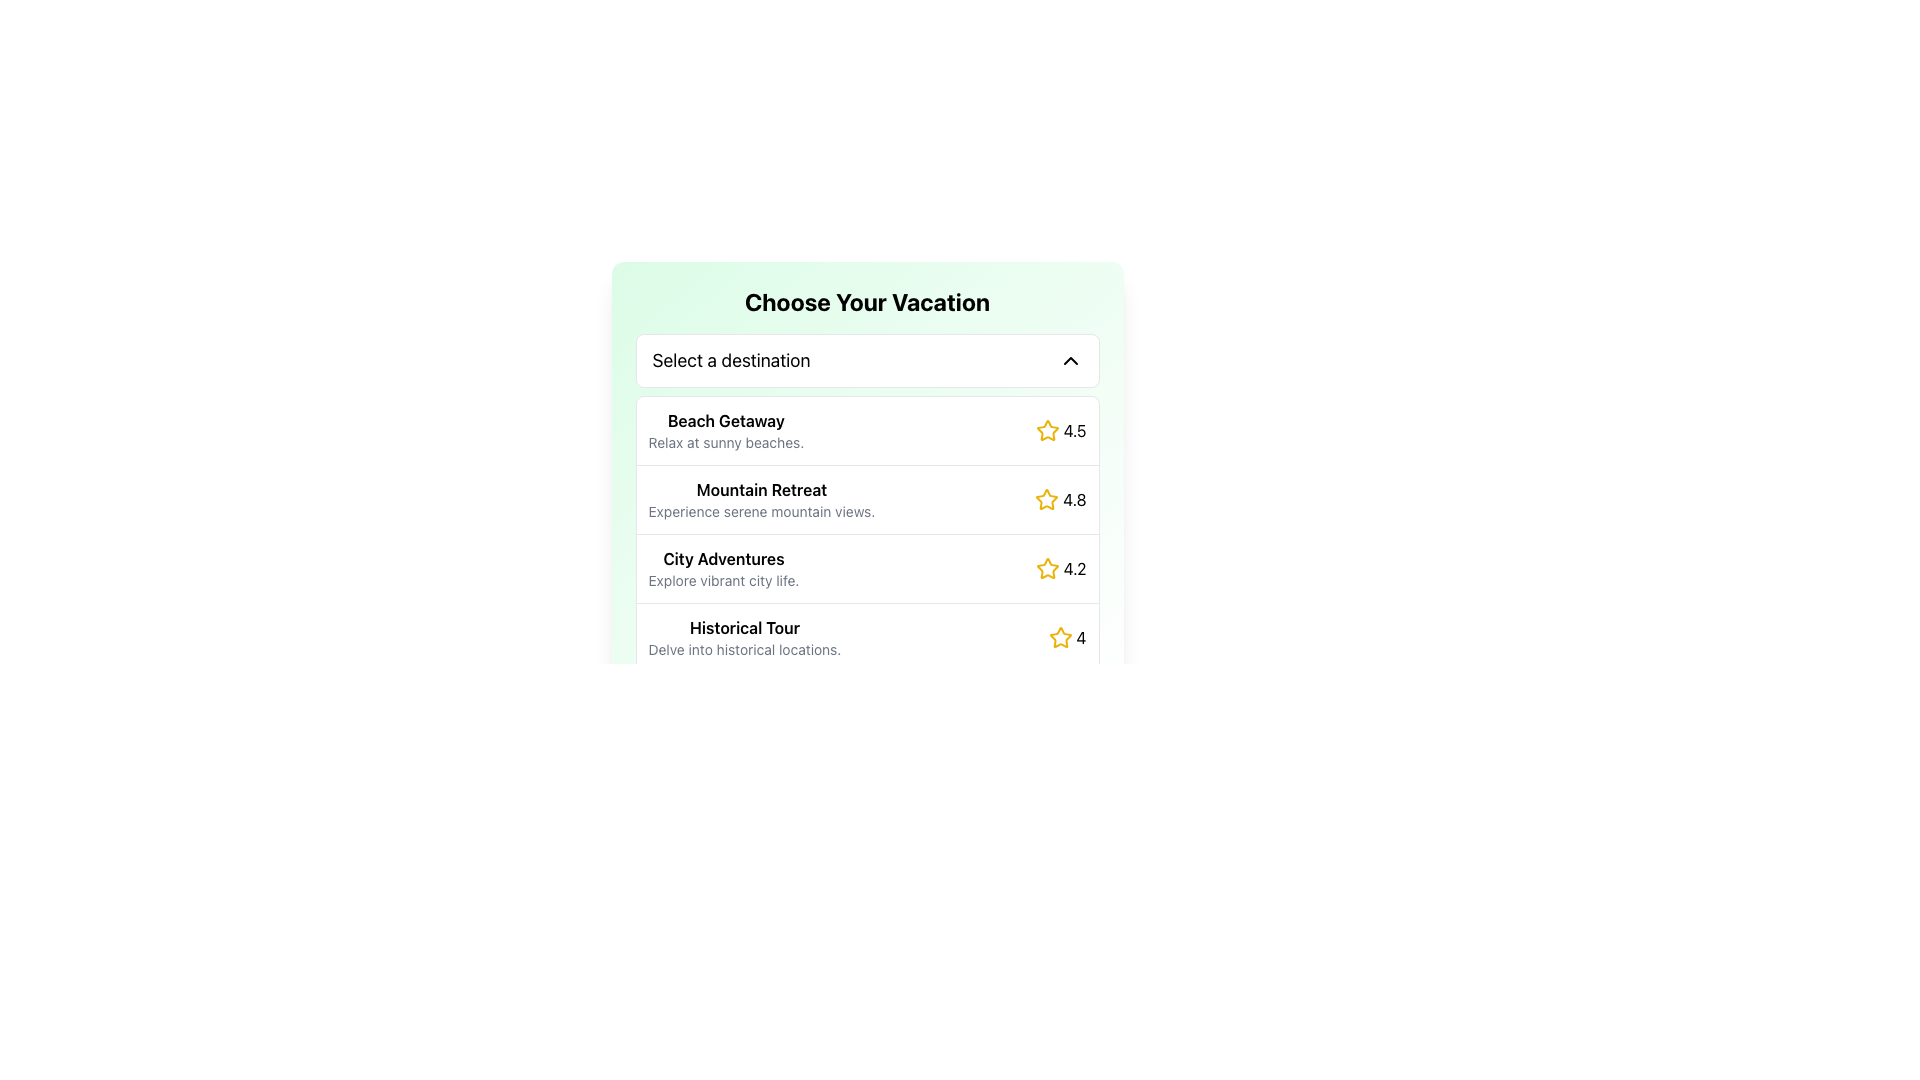  What do you see at coordinates (743, 650) in the screenshot?
I see `information from the text label displaying 'Delve into historical locations.' which is positioned below 'Historical Tour' in the list layout` at bounding box center [743, 650].